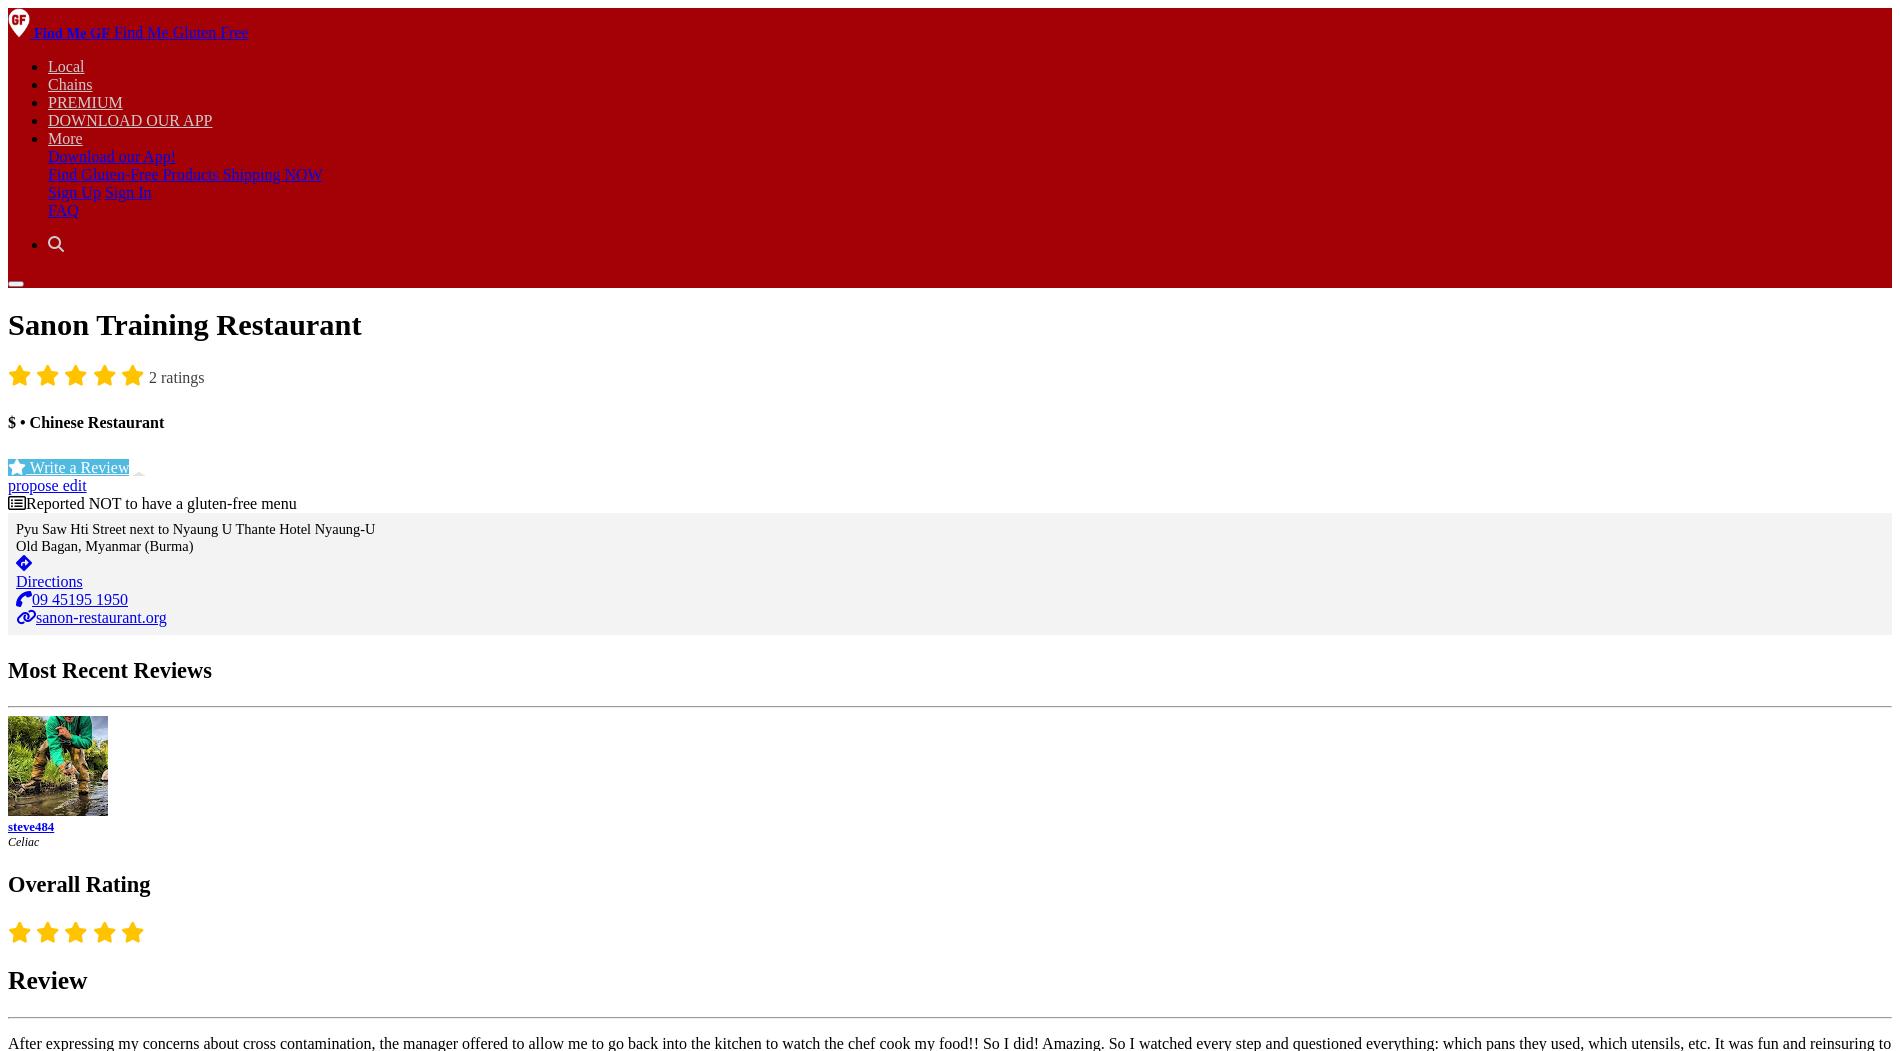 The width and height of the screenshot is (1900, 1051). What do you see at coordinates (84, 102) in the screenshot?
I see `'PREMIUM'` at bounding box center [84, 102].